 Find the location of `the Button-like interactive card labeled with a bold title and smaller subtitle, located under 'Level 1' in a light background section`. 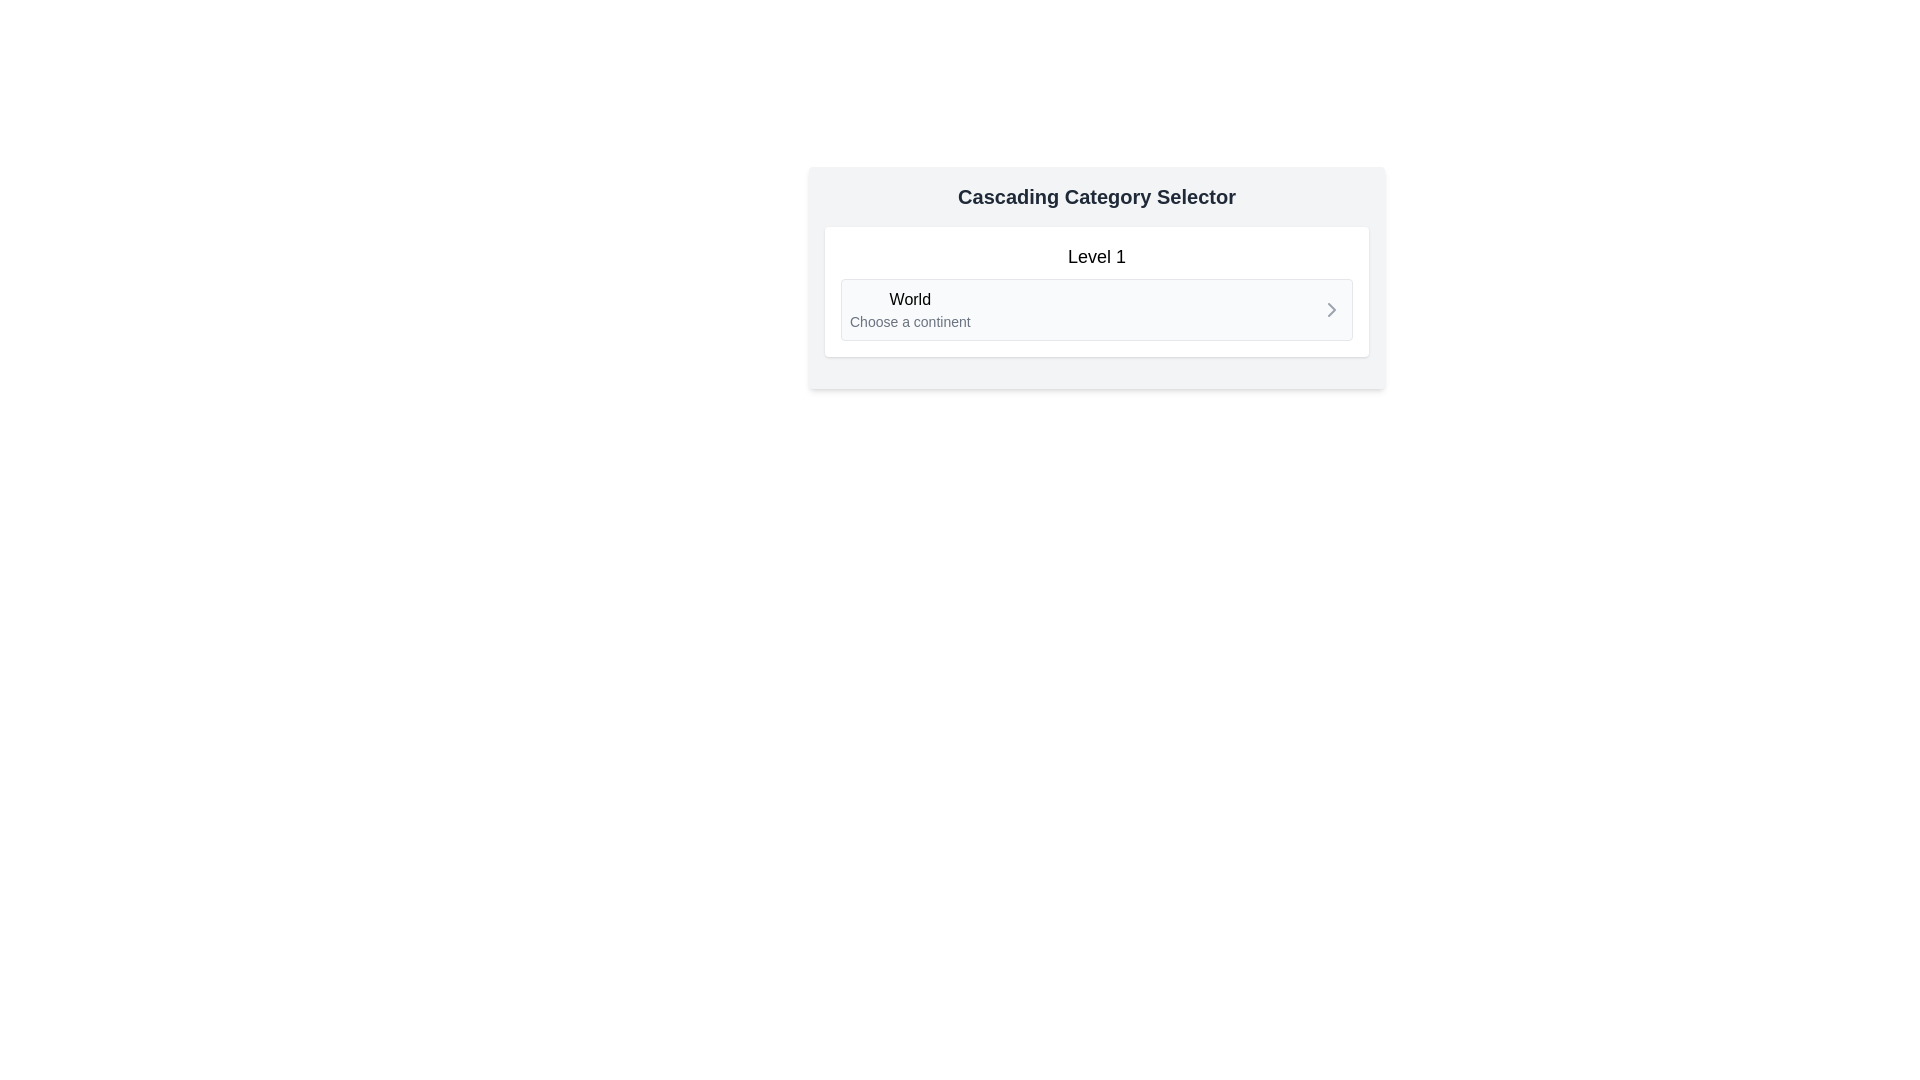

the Button-like interactive card labeled with a bold title and smaller subtitle, located under 'Level 1' in a light background section is located at coordinates (1096, 309).